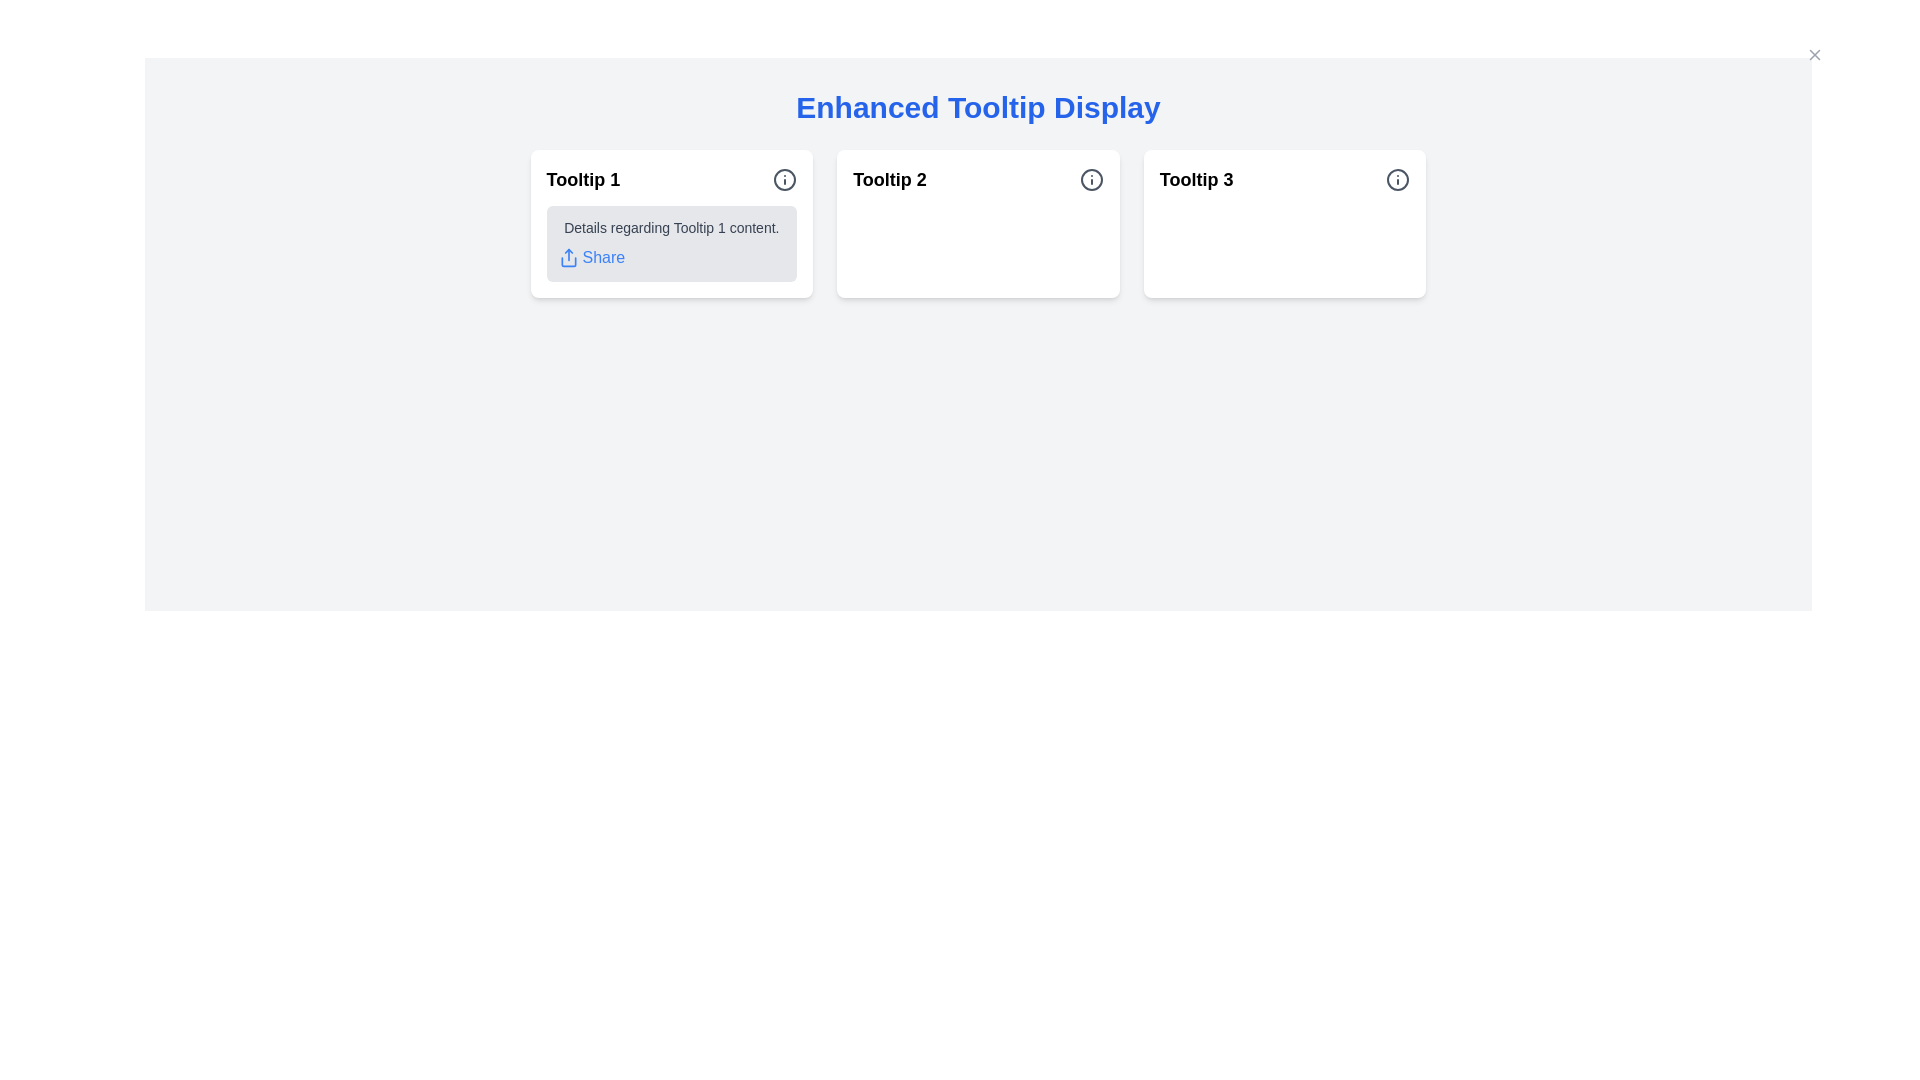 This screenshot has width=1920, height=1080. I want to click on the third information card in the horizontal row, which is aligned with 'Tooltip 1' and 'Tooltip 2', so click(1285, 223).